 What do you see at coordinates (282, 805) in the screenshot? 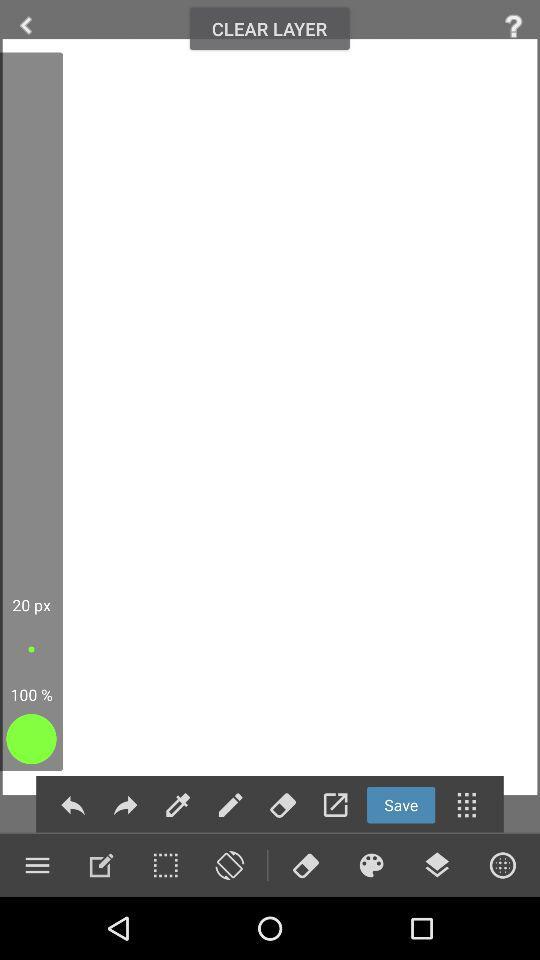
I see `to erase a line` at bounding box center [282, 805].